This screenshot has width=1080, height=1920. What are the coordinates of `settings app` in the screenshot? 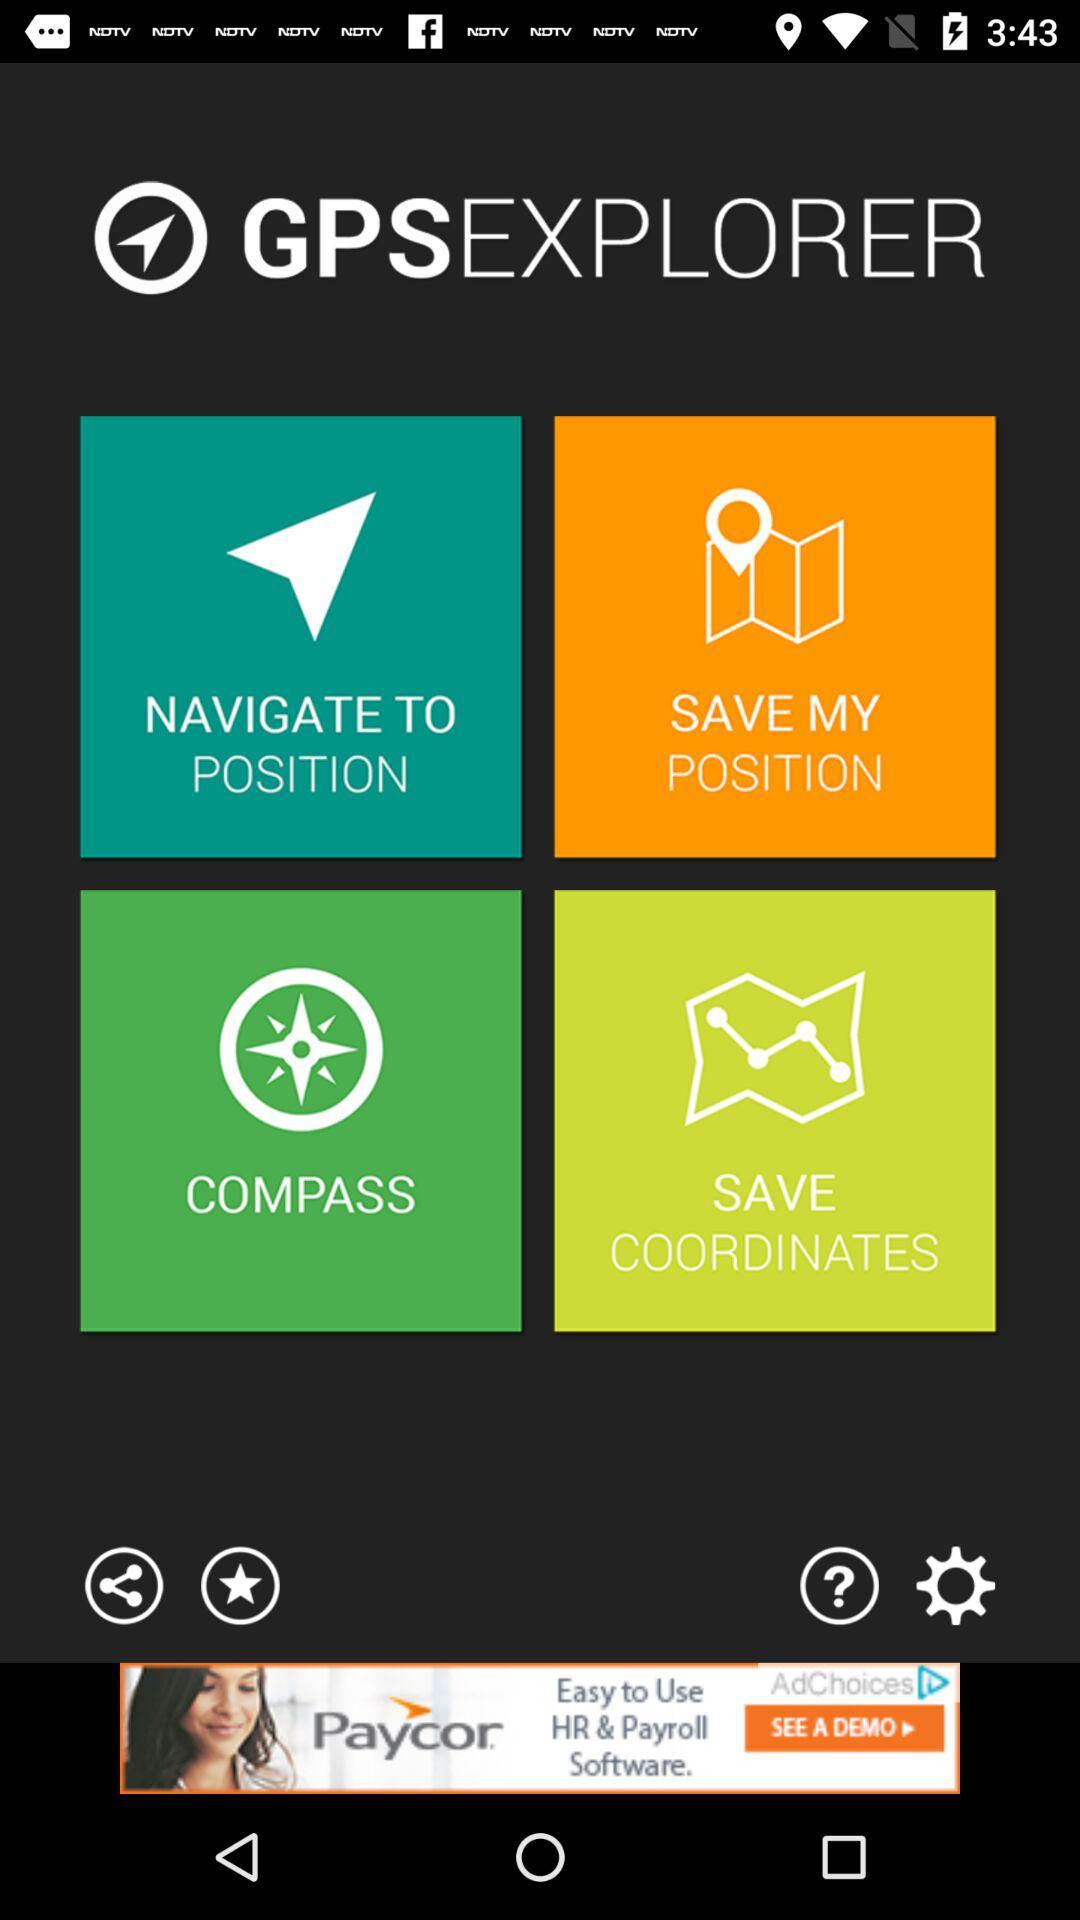 It's located at (954, 1584).